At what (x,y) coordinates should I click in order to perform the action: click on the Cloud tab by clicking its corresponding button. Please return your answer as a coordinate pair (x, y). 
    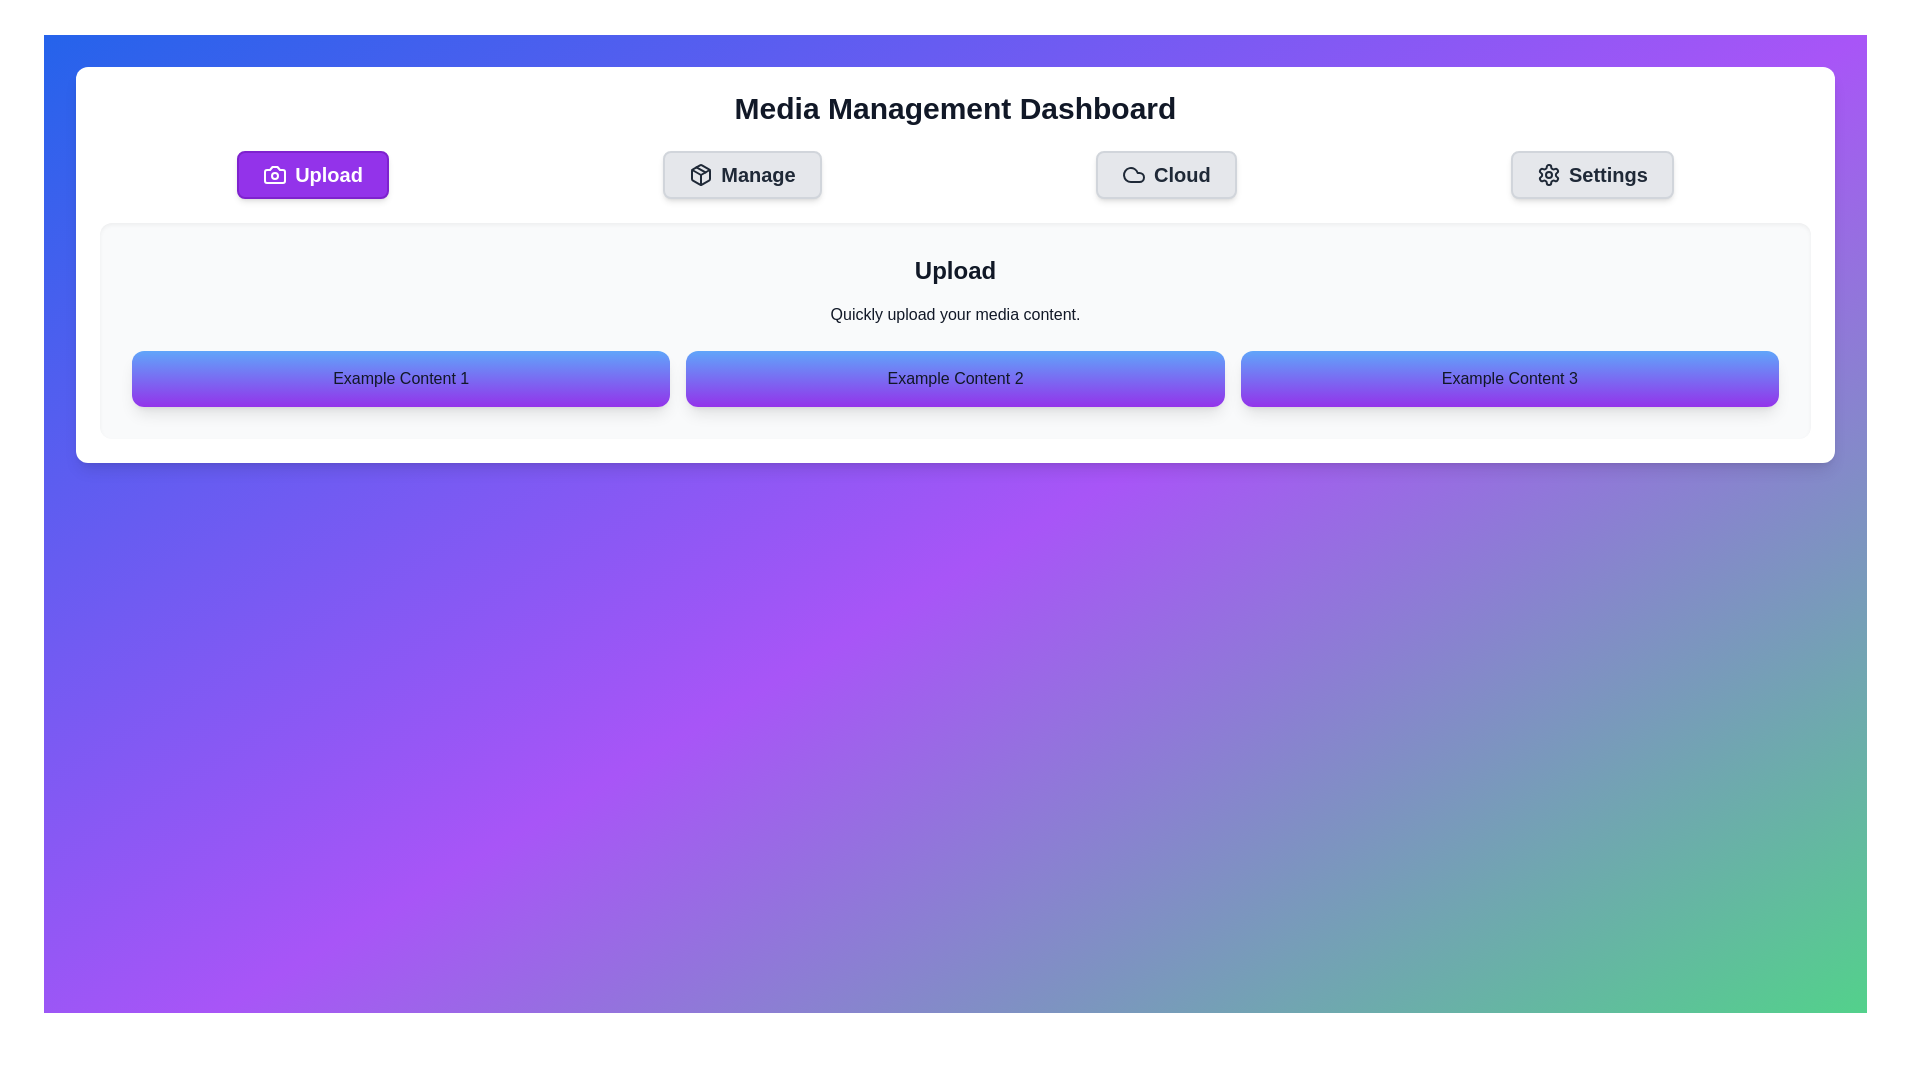
    Looking at the image, I should click on (1166, 173).